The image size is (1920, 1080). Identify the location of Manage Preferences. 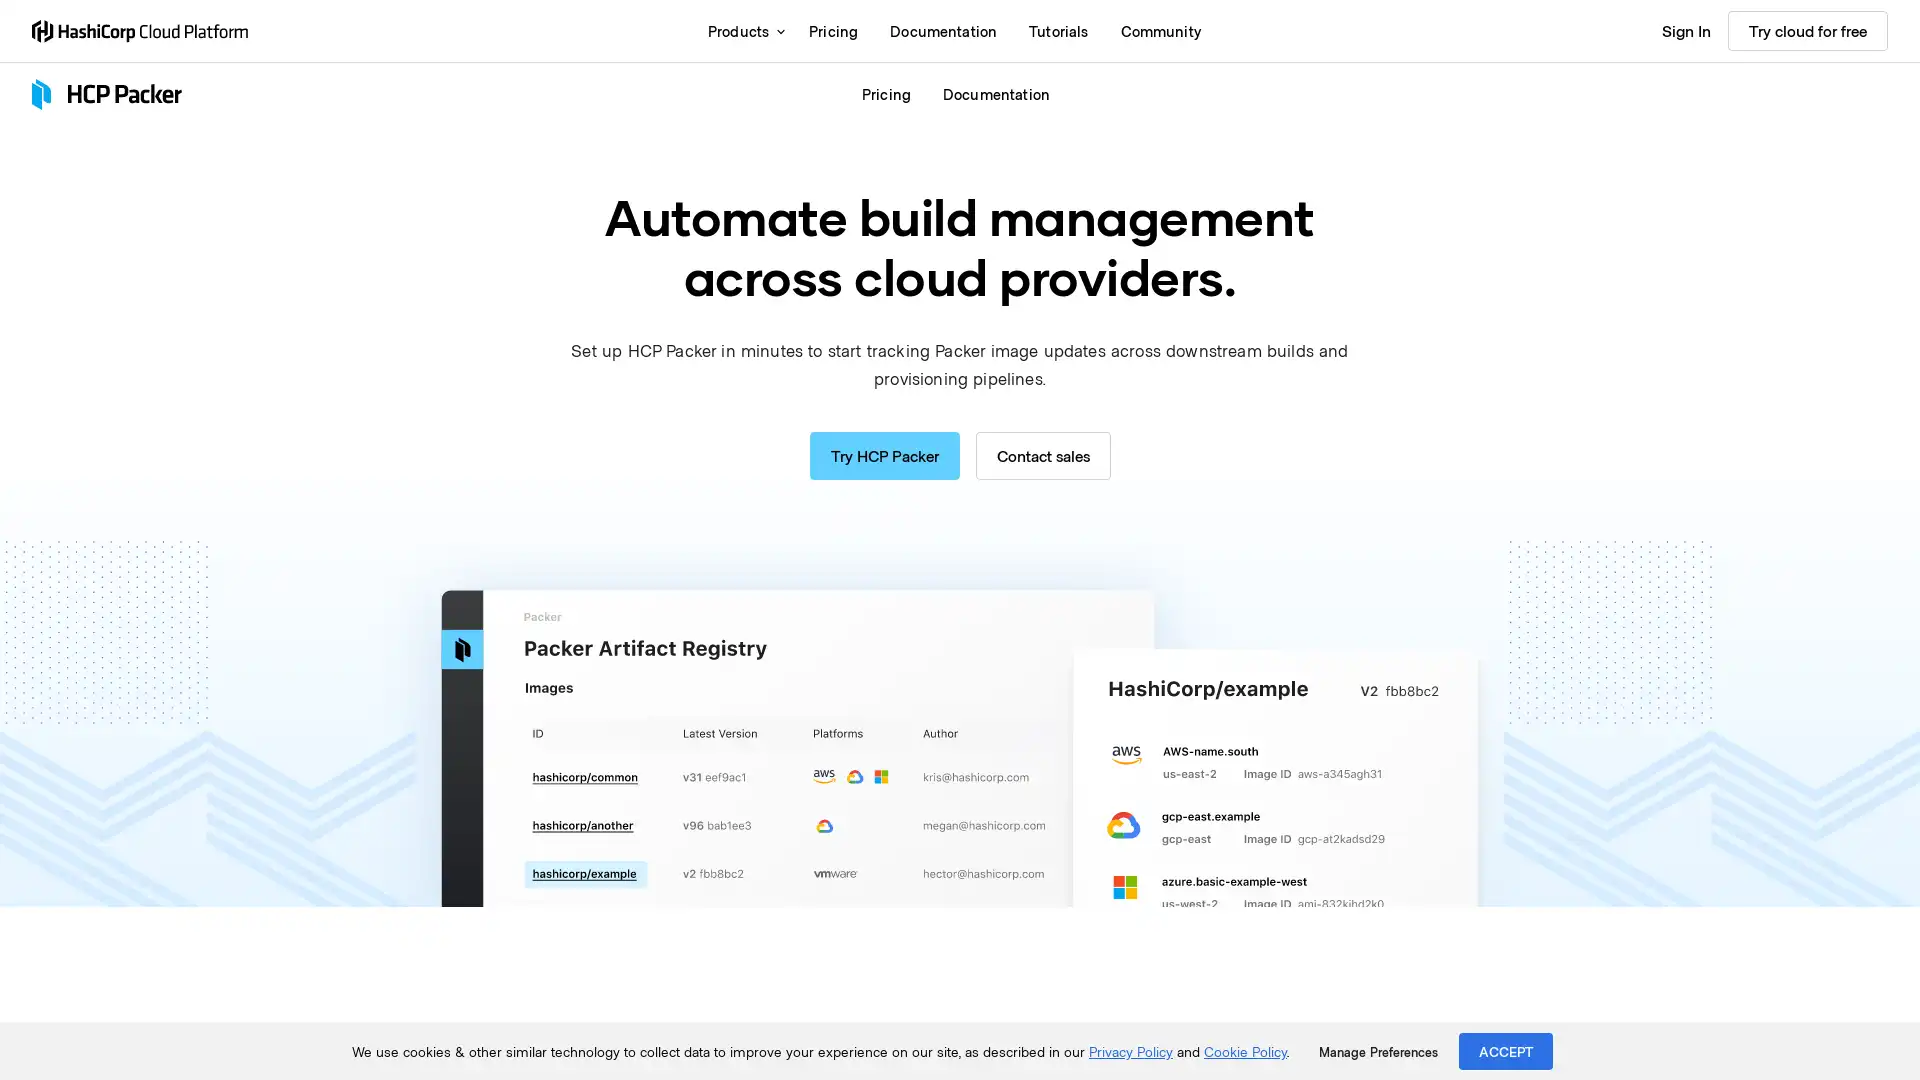
(1377, 1051).